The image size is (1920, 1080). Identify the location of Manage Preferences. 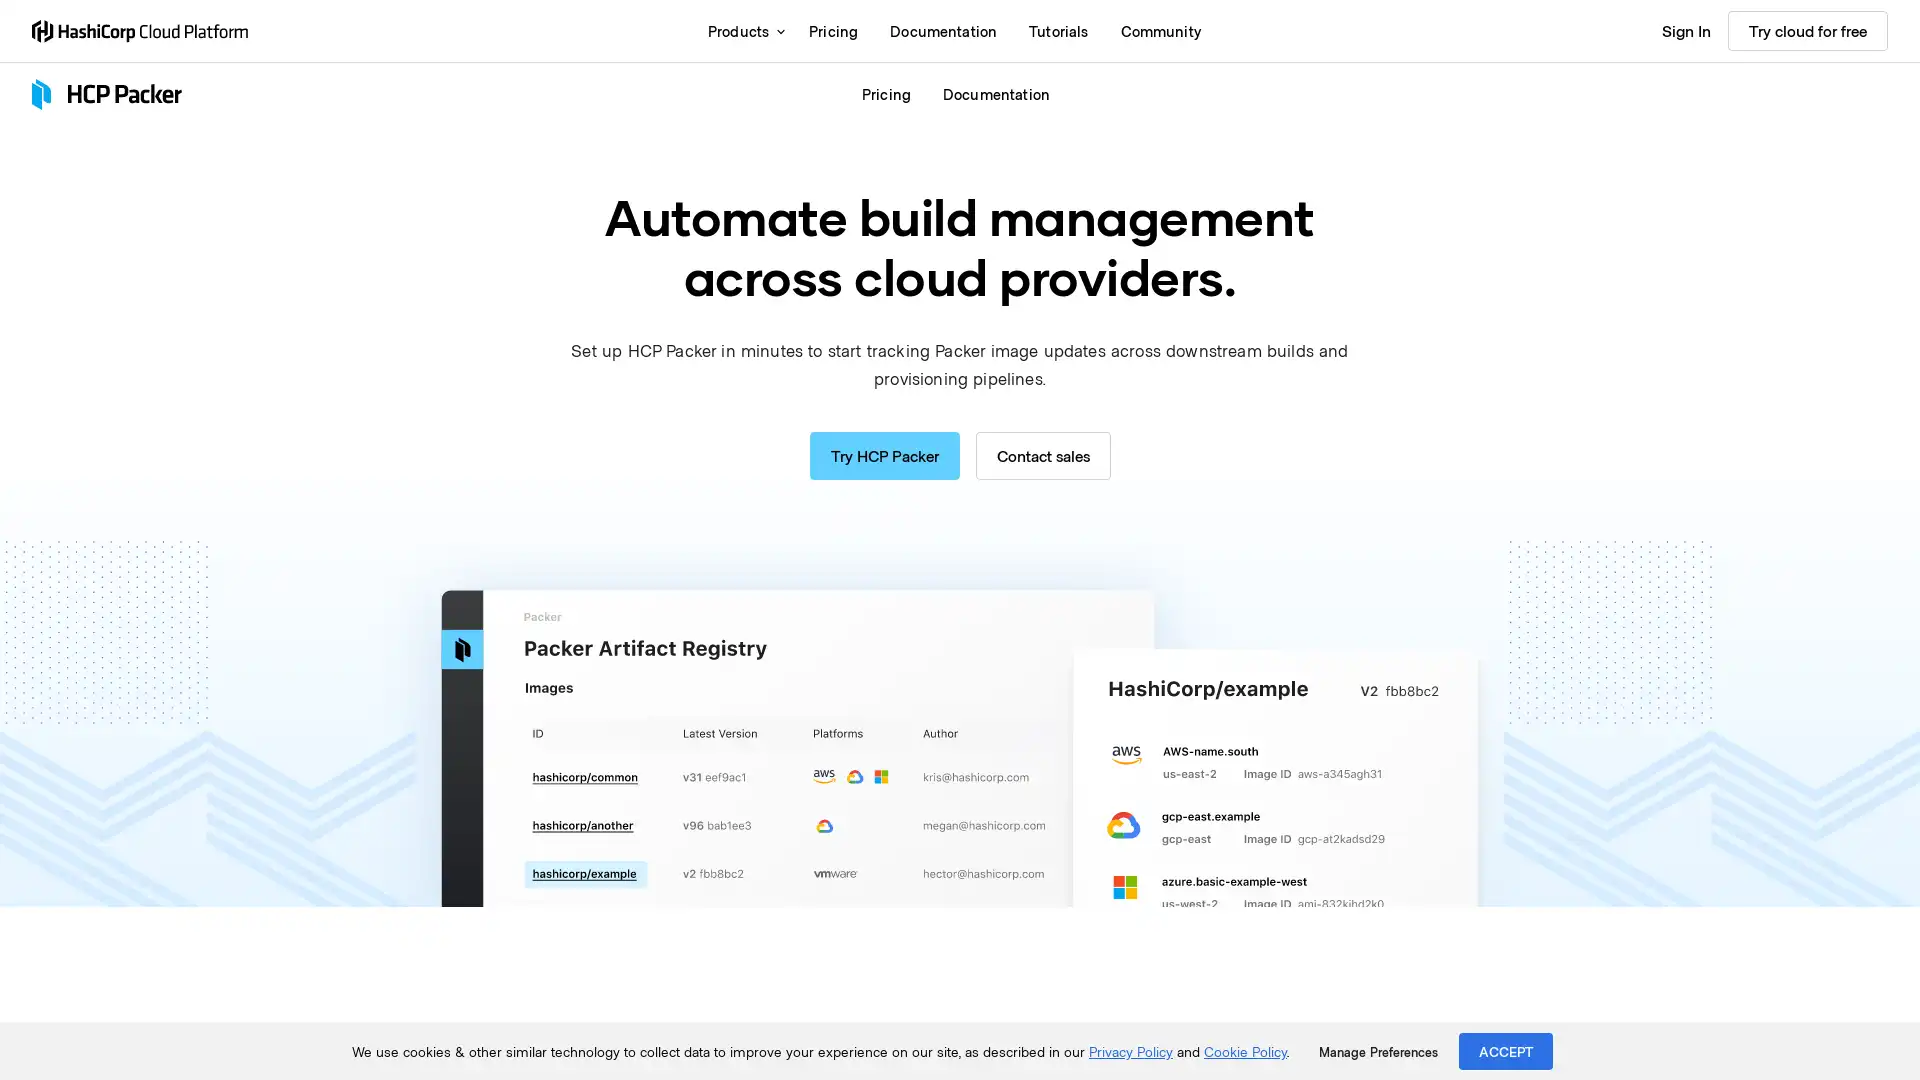
(1377, 1051).